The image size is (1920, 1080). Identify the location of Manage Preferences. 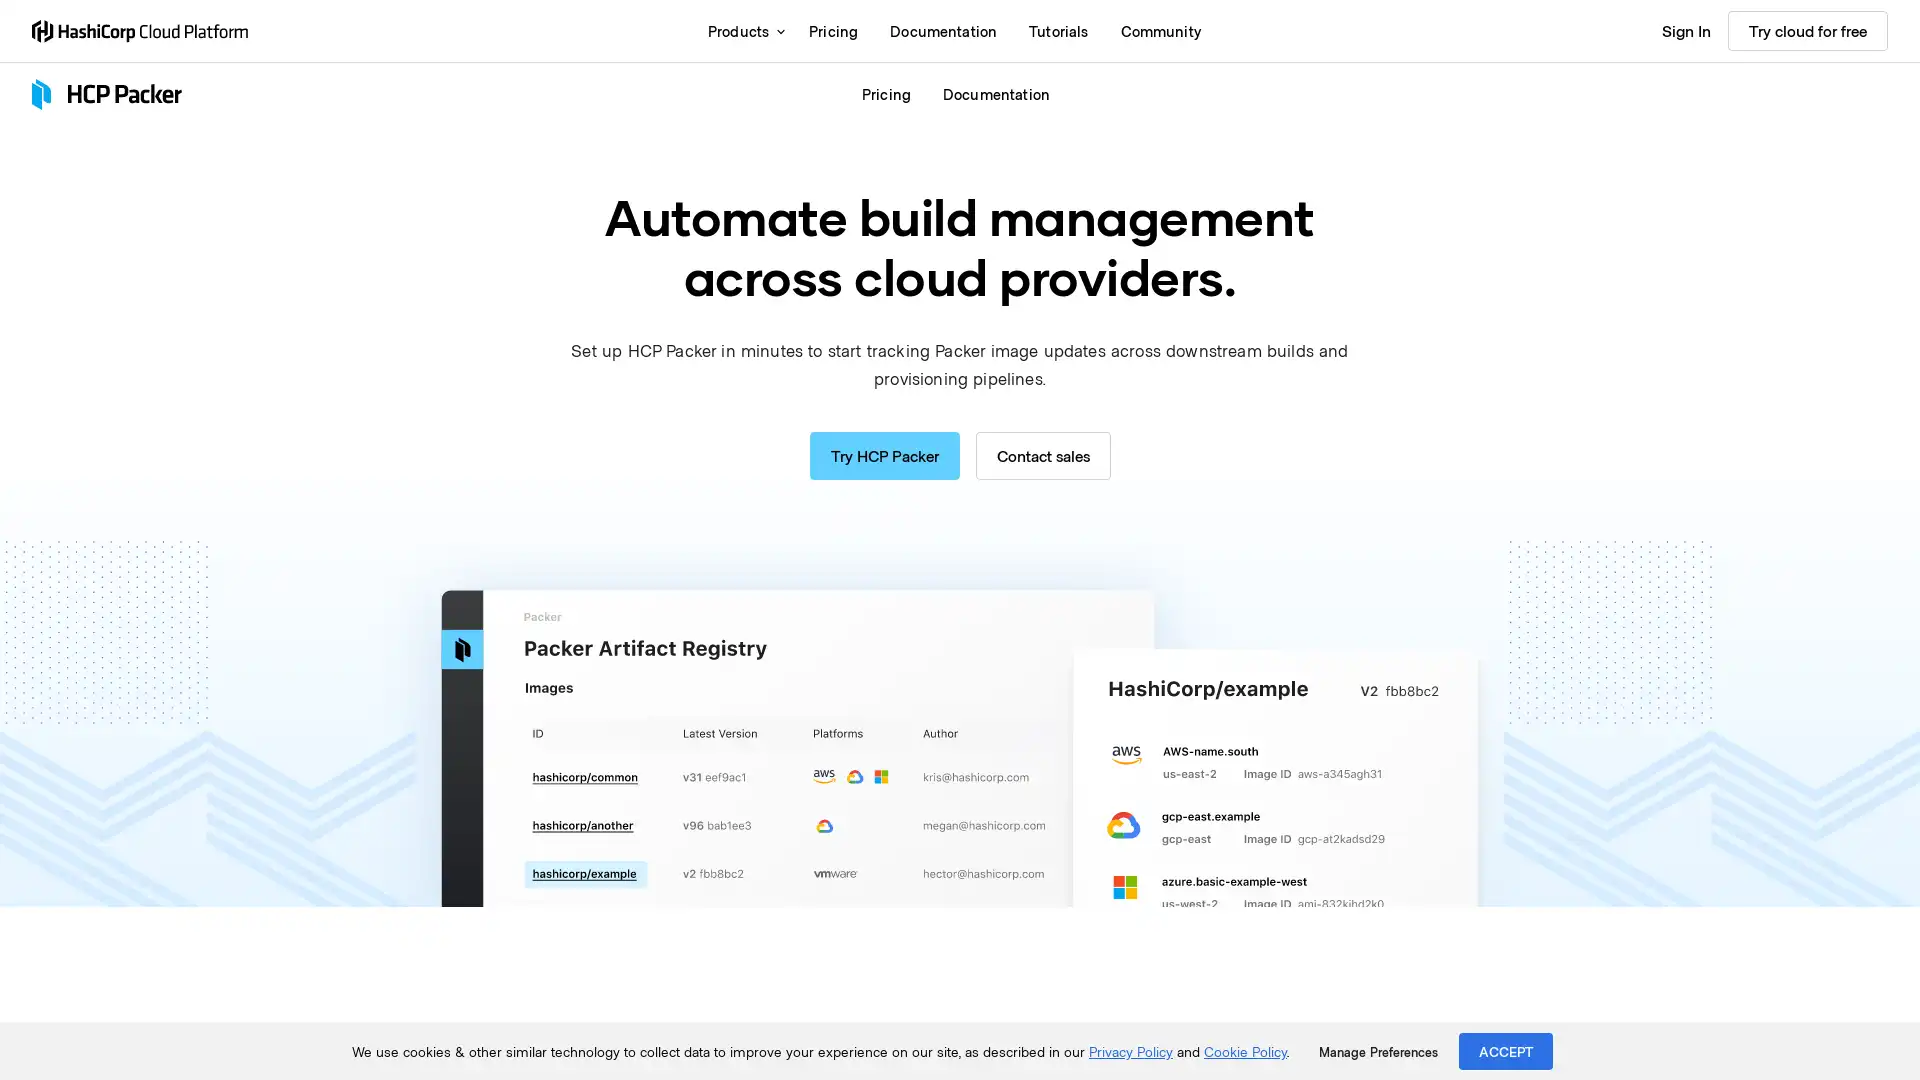
(1377, 1051).